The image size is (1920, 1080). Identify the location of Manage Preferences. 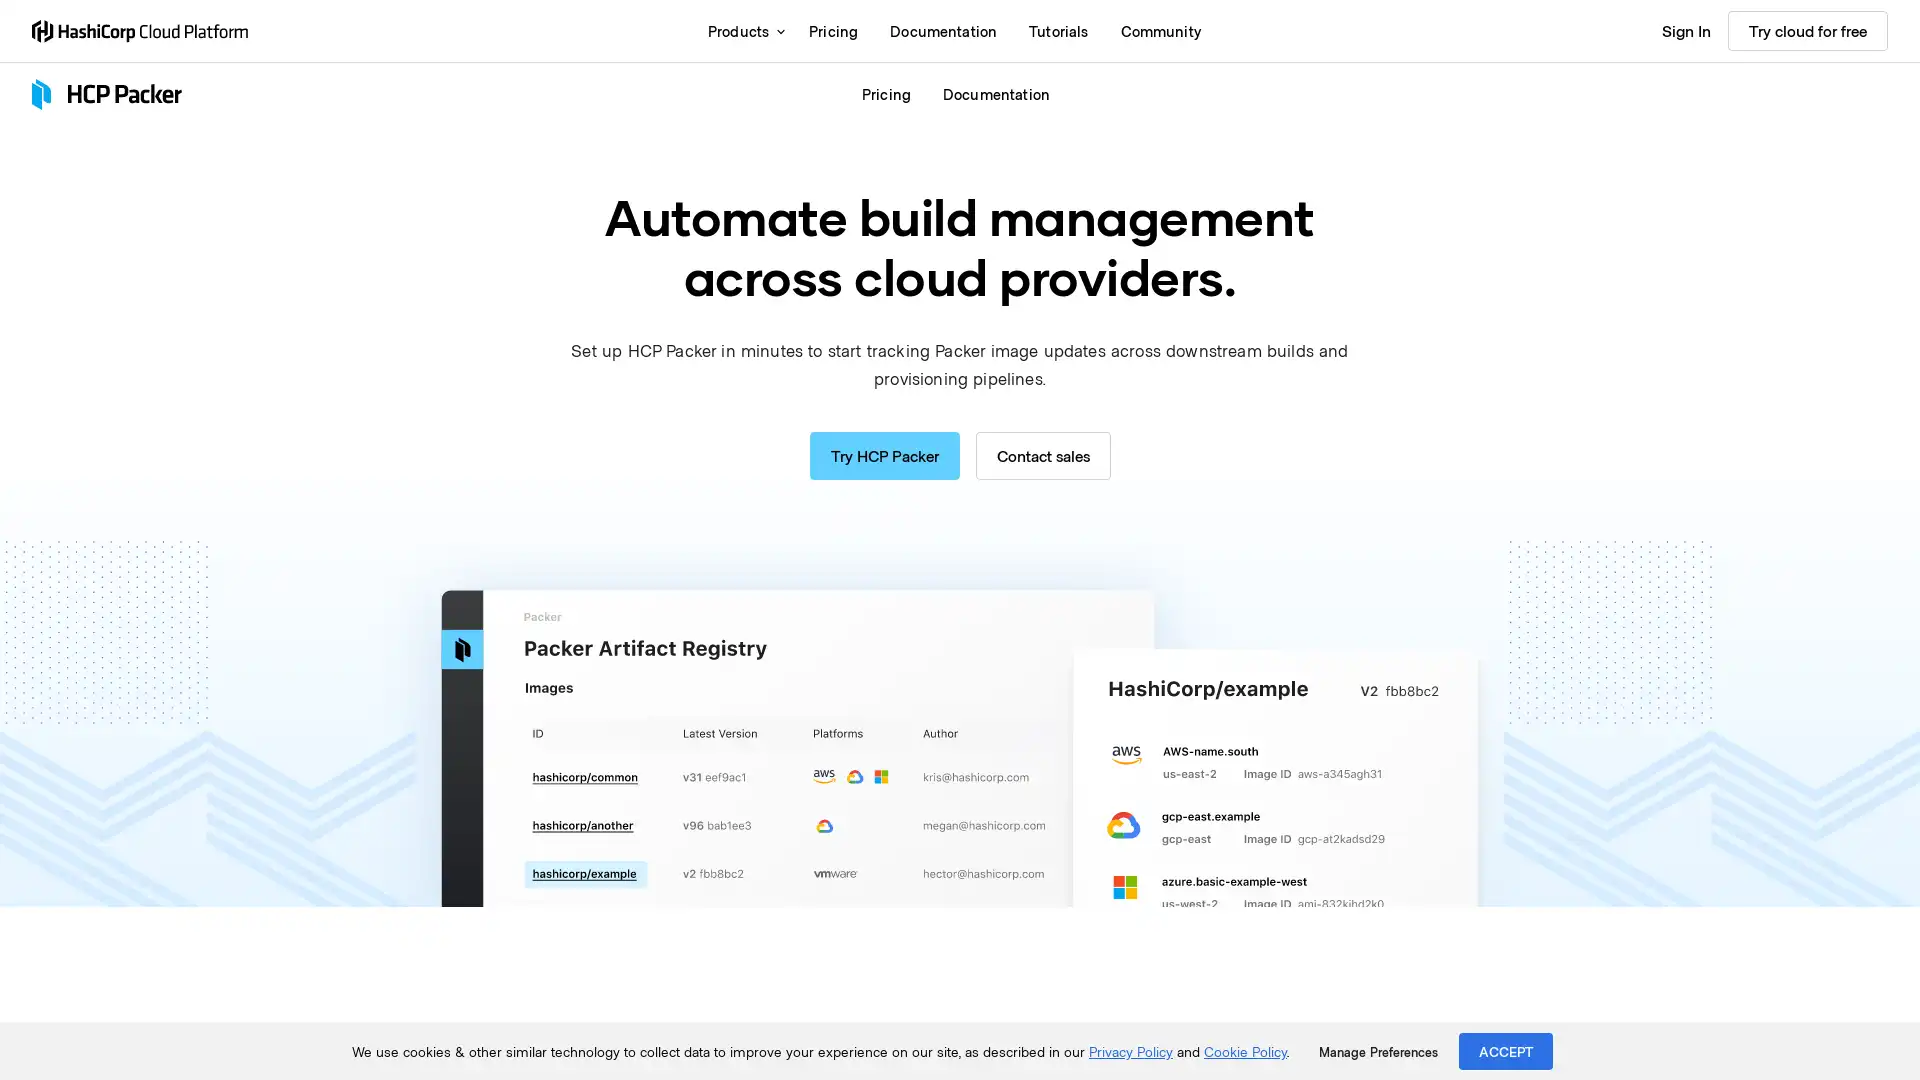
(1377, 1051).